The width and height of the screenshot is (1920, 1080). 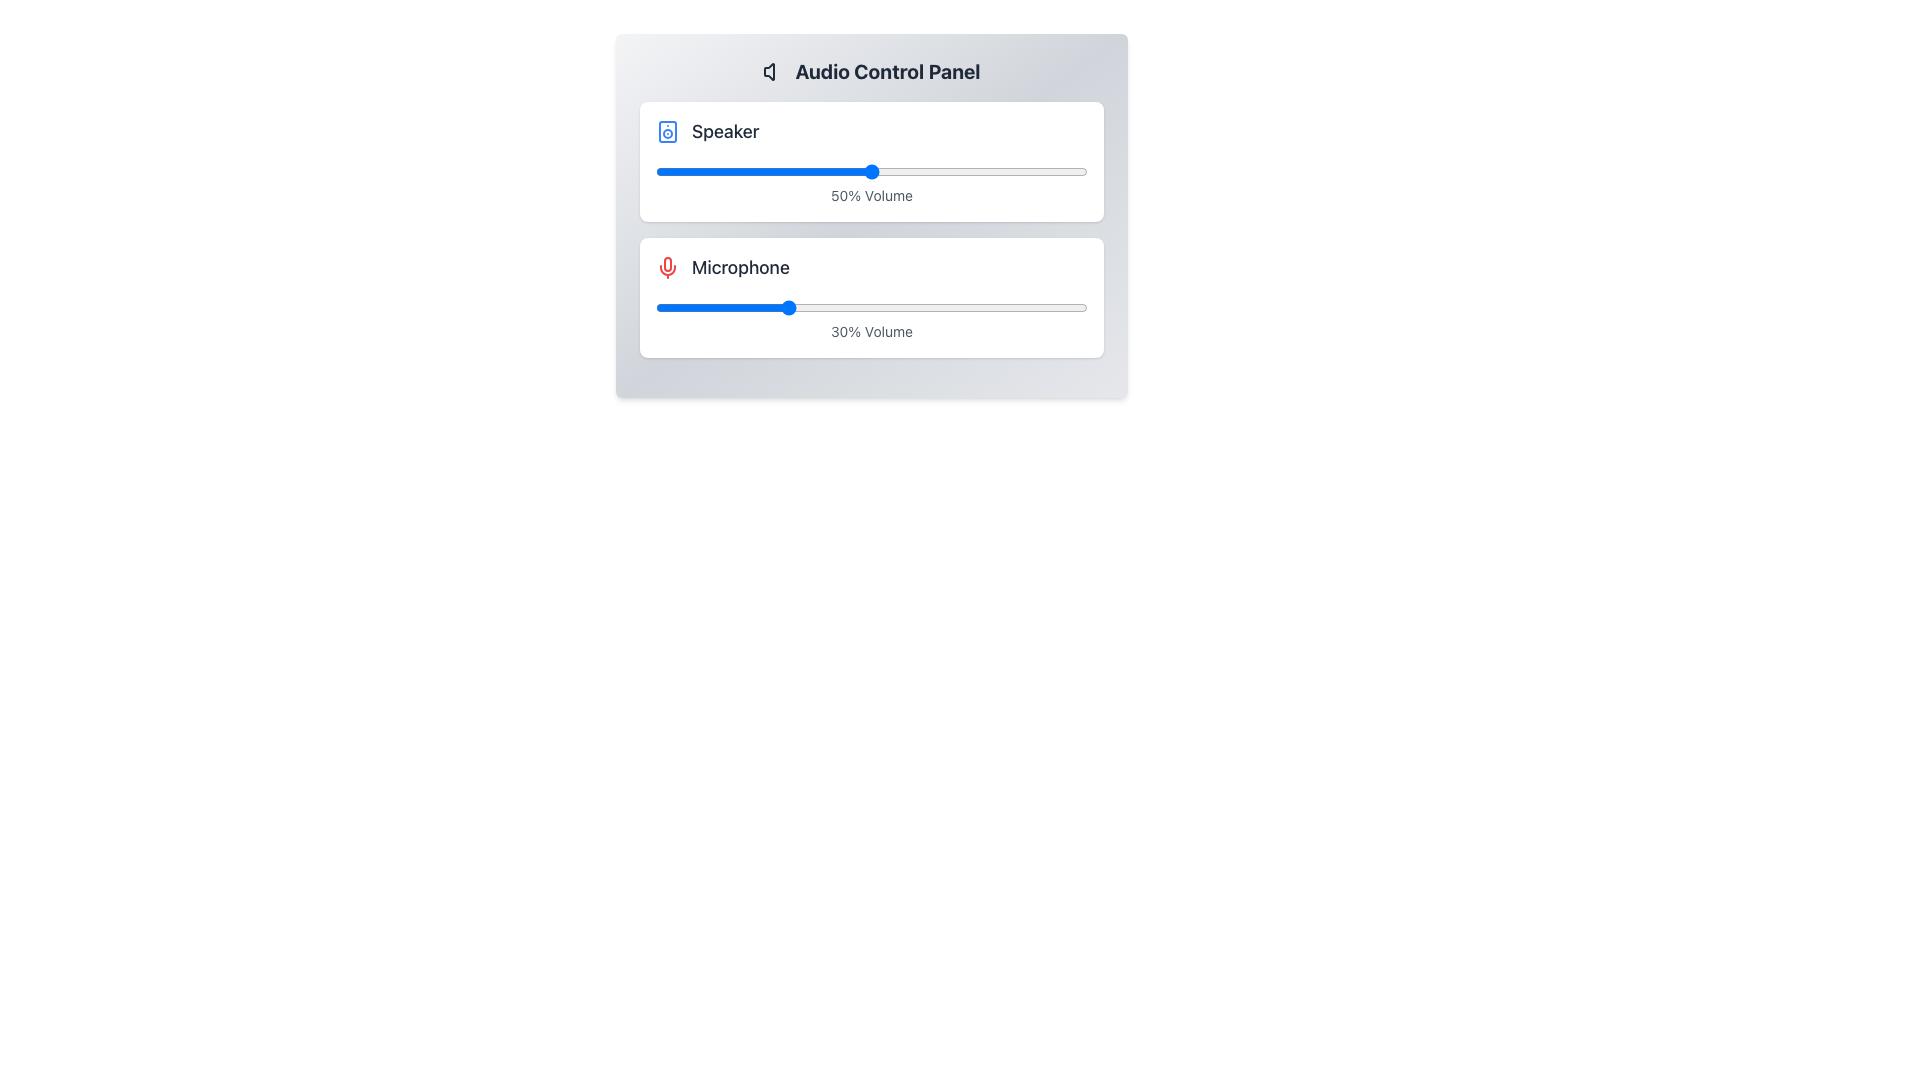 I want to click on the speaker volume, so click(x=1048, y=171).